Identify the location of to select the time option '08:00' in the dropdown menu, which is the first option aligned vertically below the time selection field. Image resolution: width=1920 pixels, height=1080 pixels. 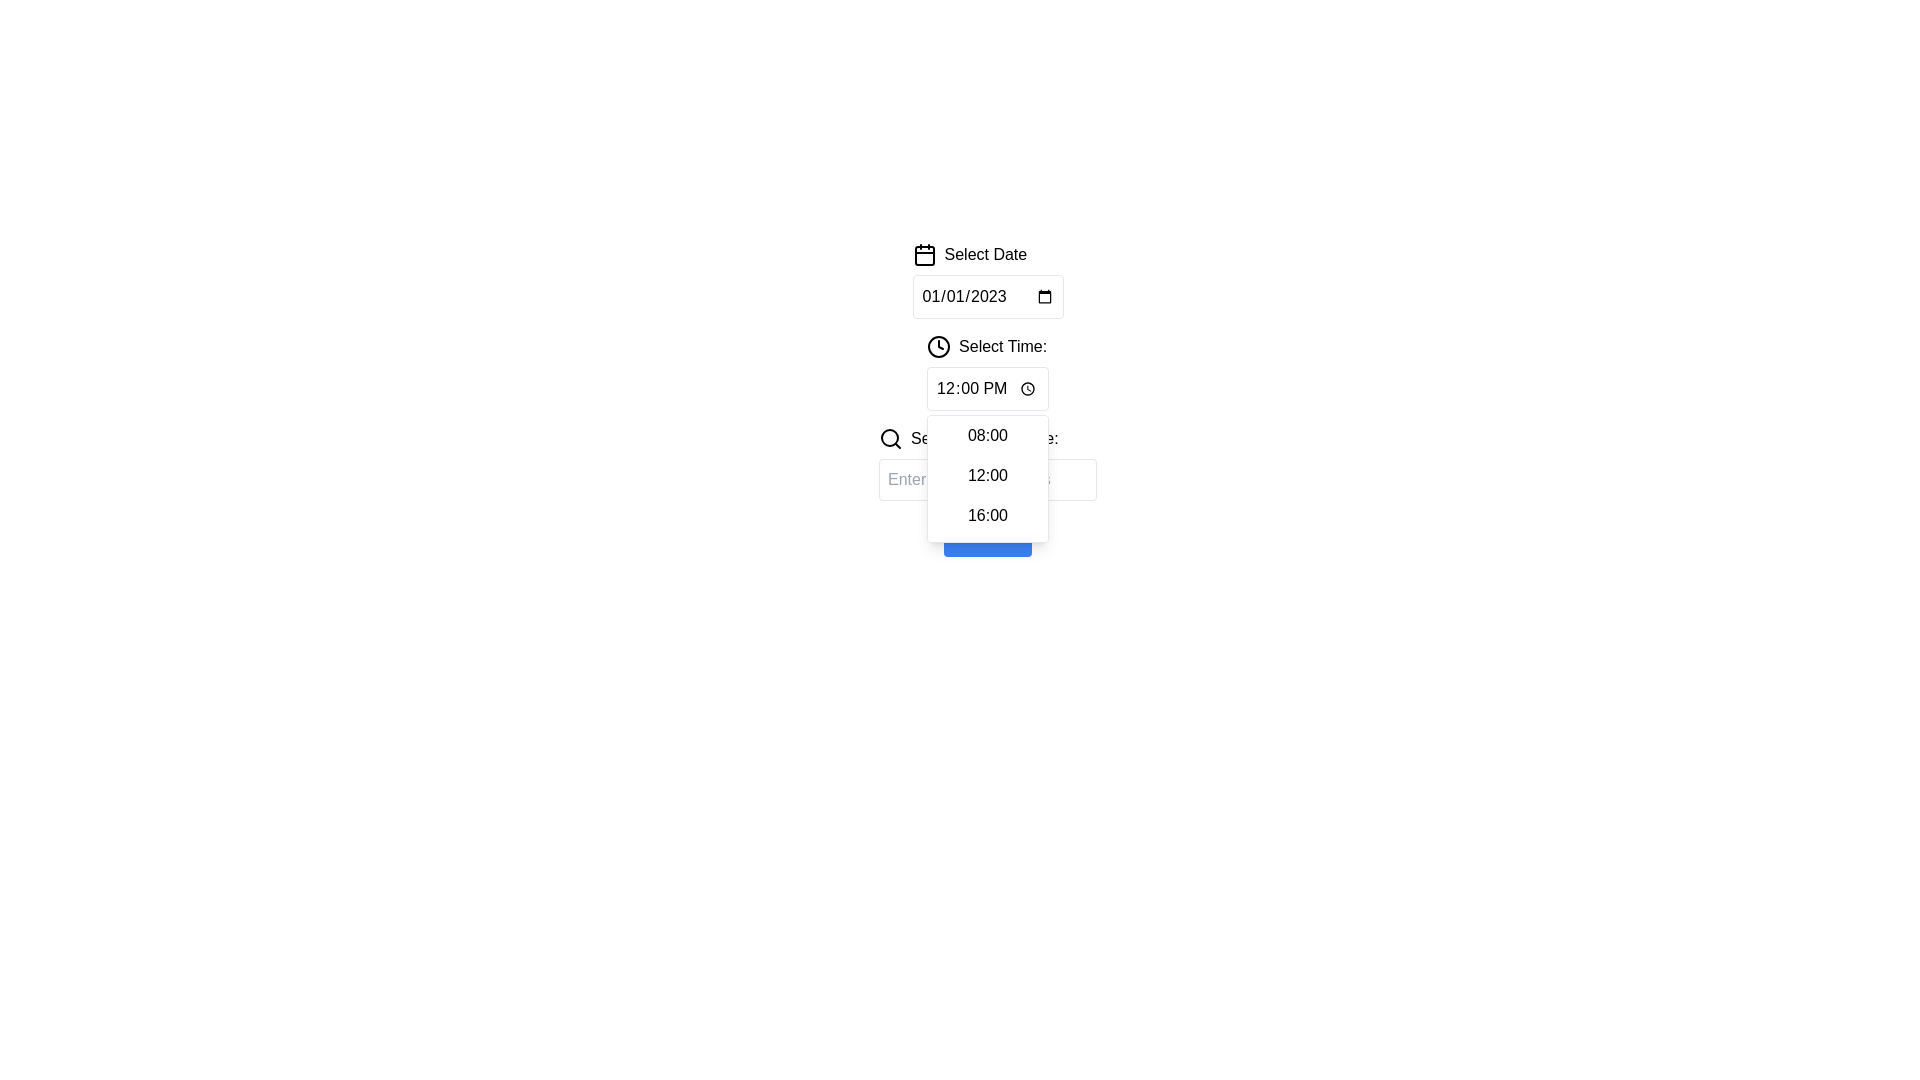
(988, 434).